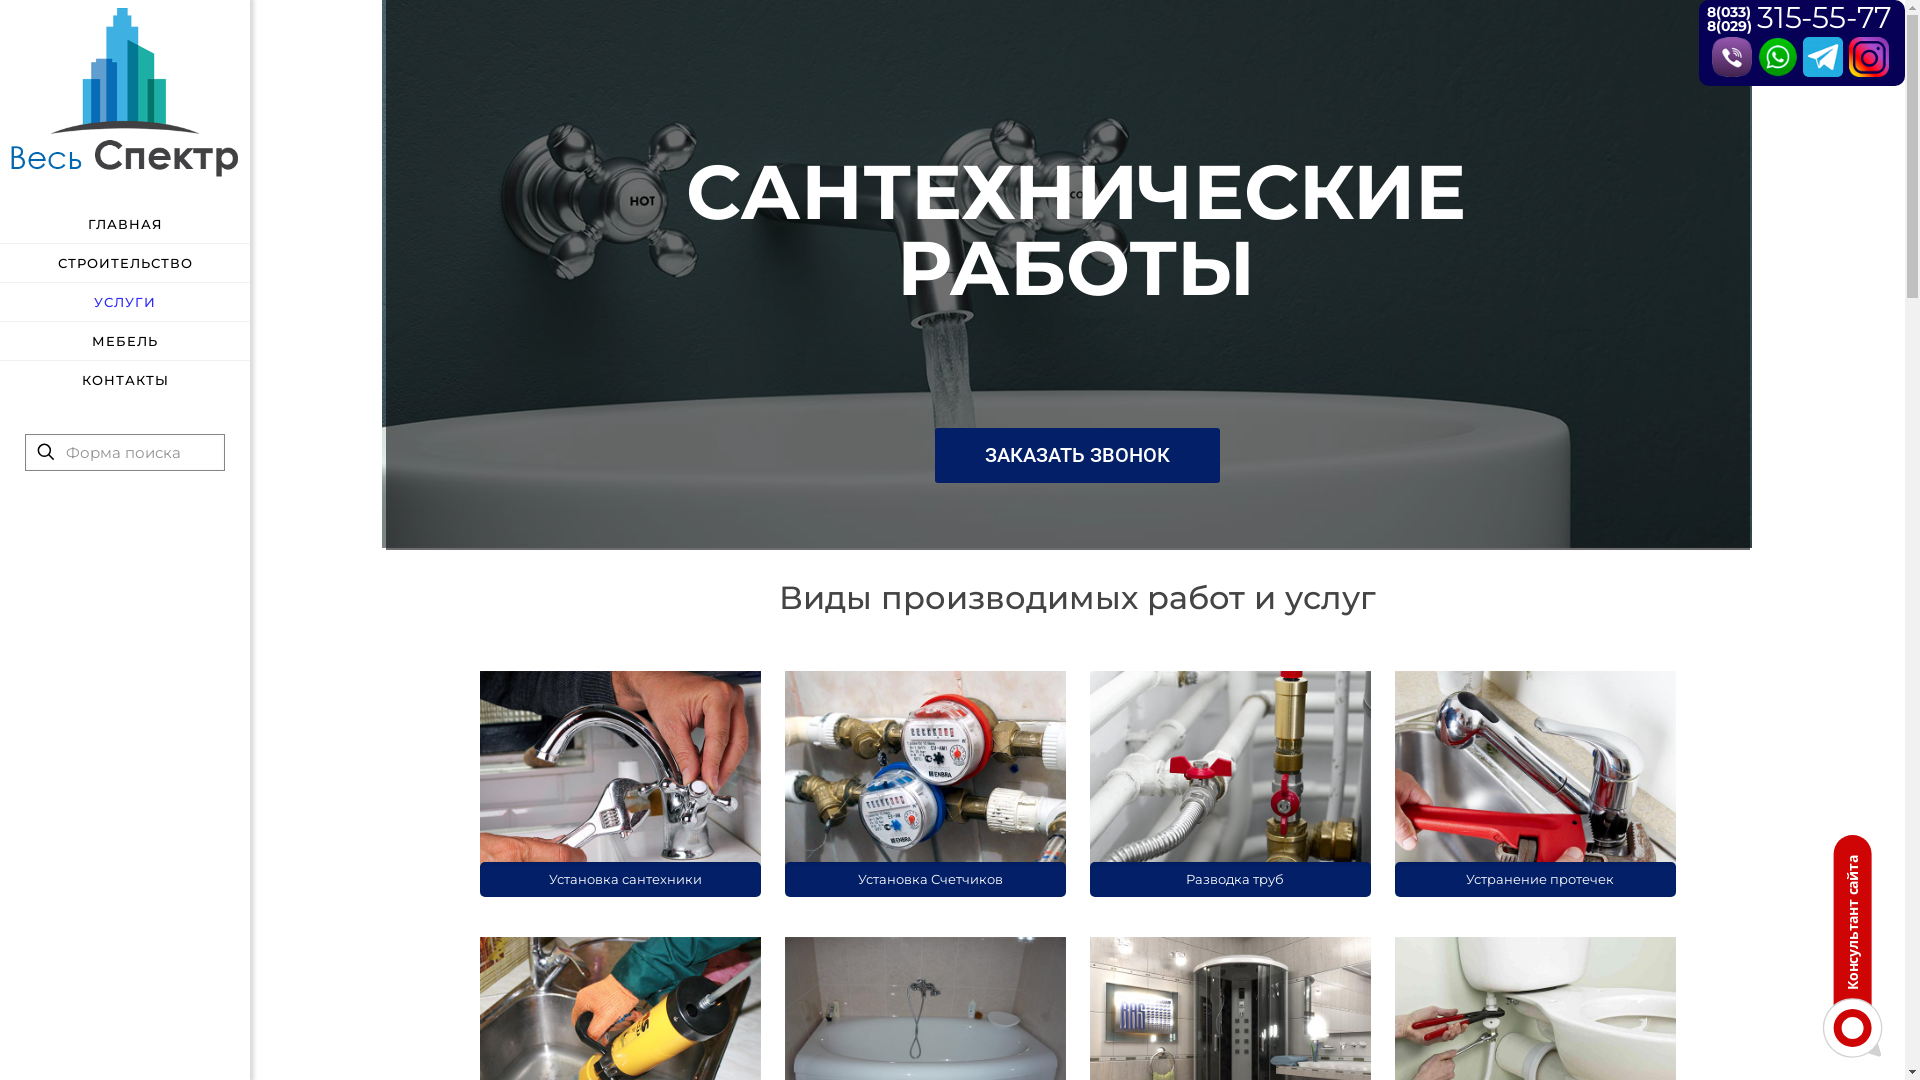 This screenshot has width=1920, height=1080. Describe the element at coordinates (1727, 11) in the screenshot. I see `'8(033)'` at that location.